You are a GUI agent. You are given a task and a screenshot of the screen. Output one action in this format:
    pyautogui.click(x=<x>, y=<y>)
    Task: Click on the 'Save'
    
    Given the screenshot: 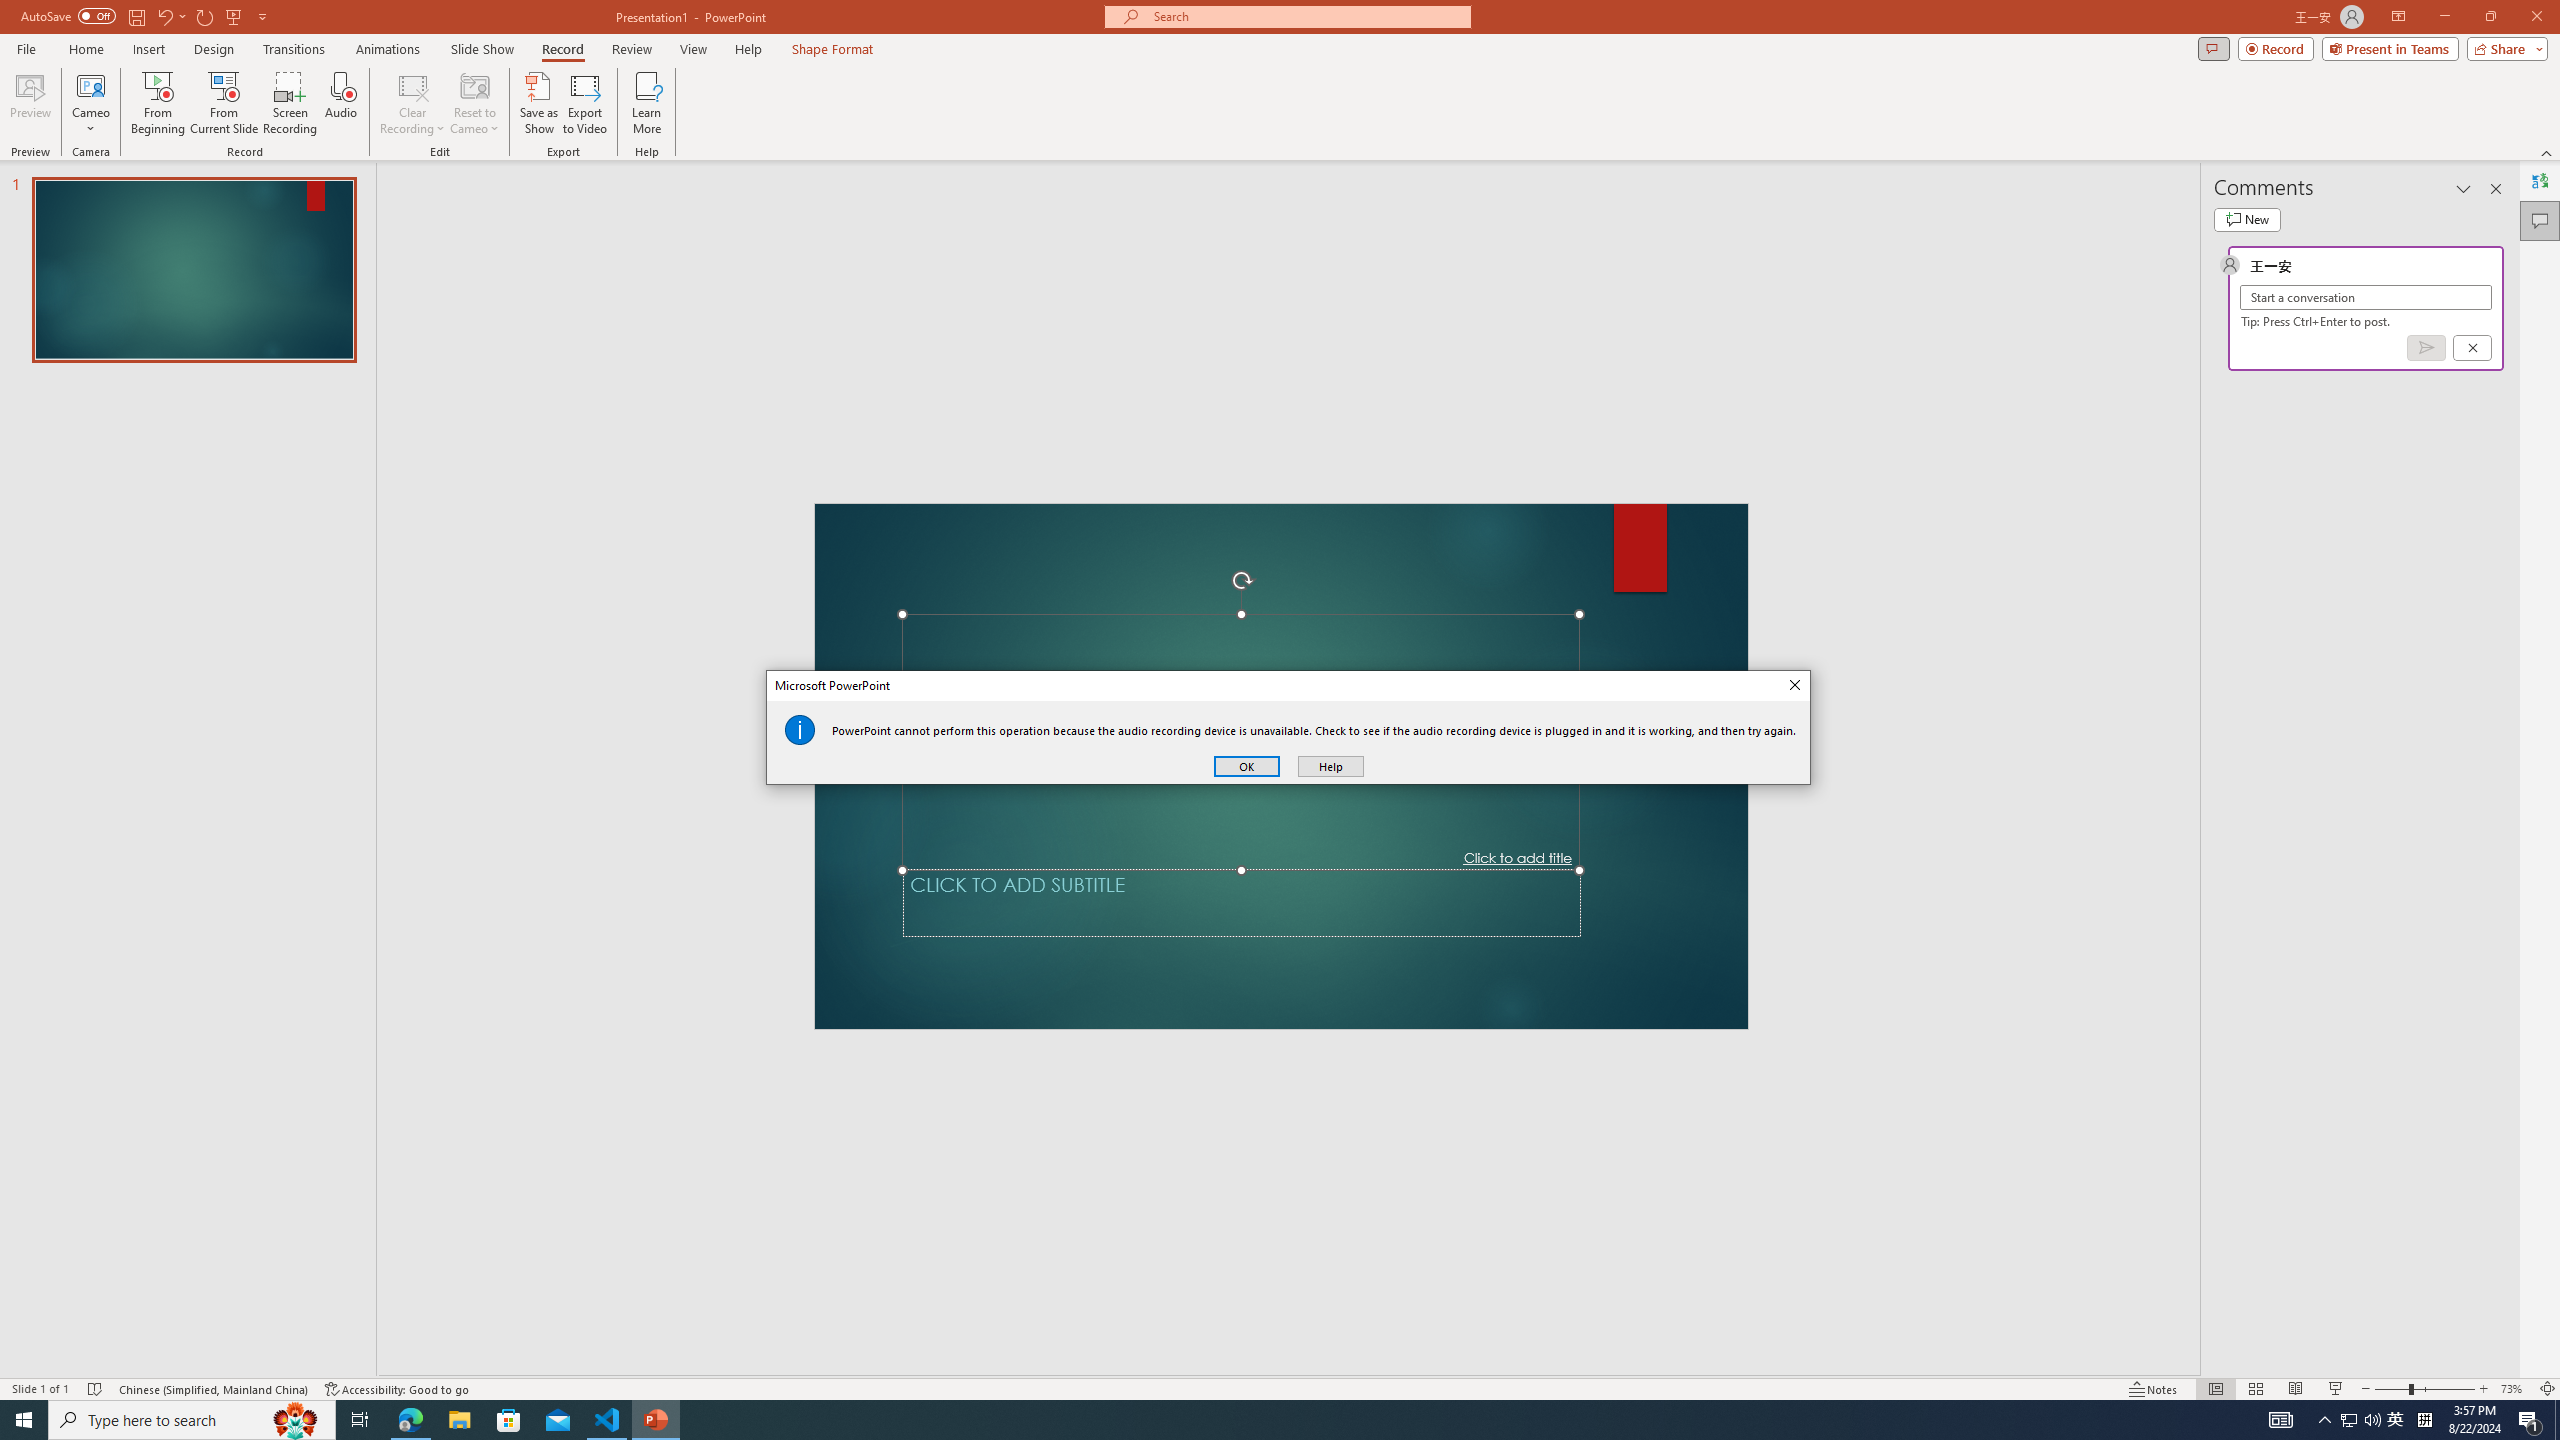 What is the action you would take?
    pyautogui.click(x=135, y=15)
    